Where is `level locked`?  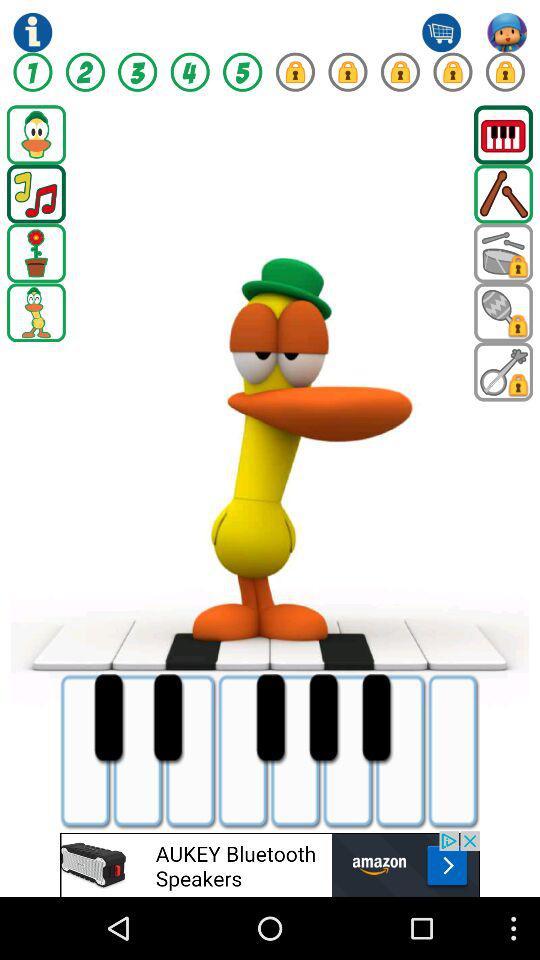 level locked is located at coordinates (346, 72).